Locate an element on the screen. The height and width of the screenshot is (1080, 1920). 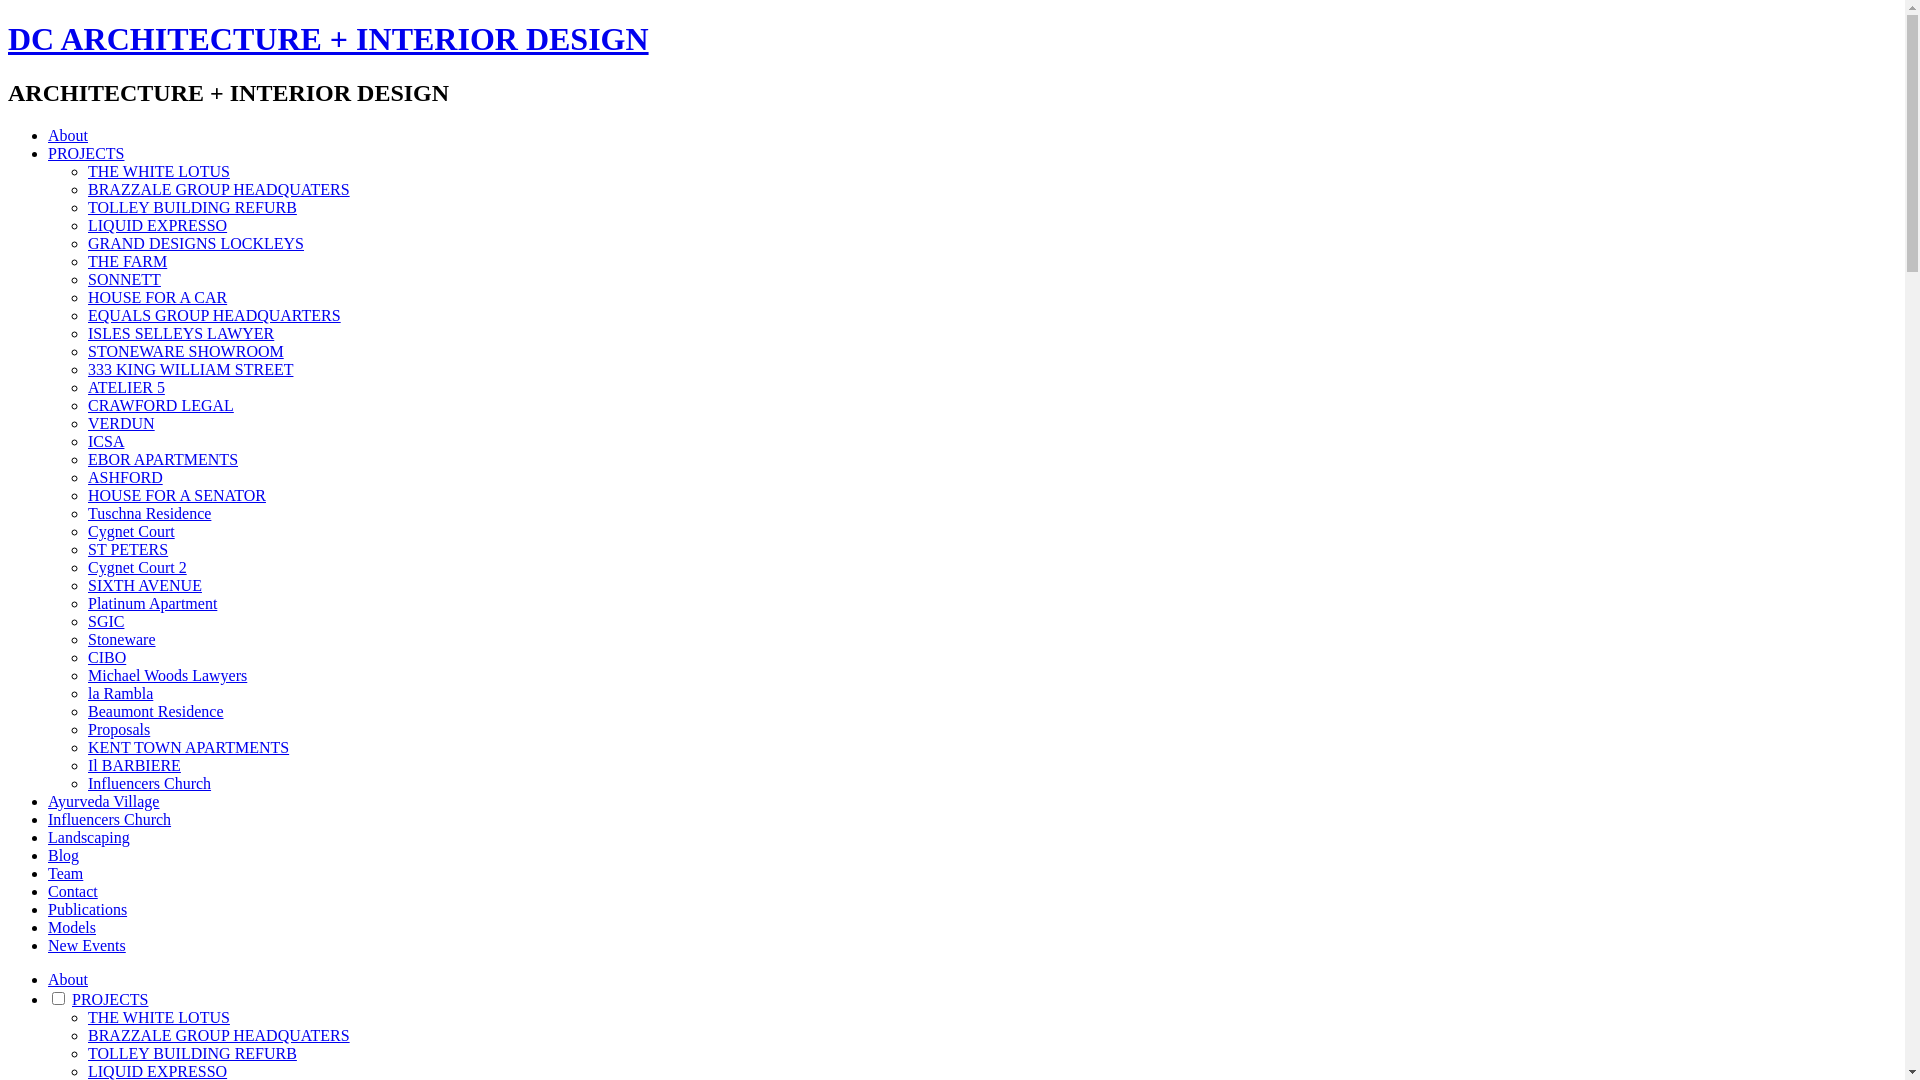
'Publications' is located at coordinates (86, 909).